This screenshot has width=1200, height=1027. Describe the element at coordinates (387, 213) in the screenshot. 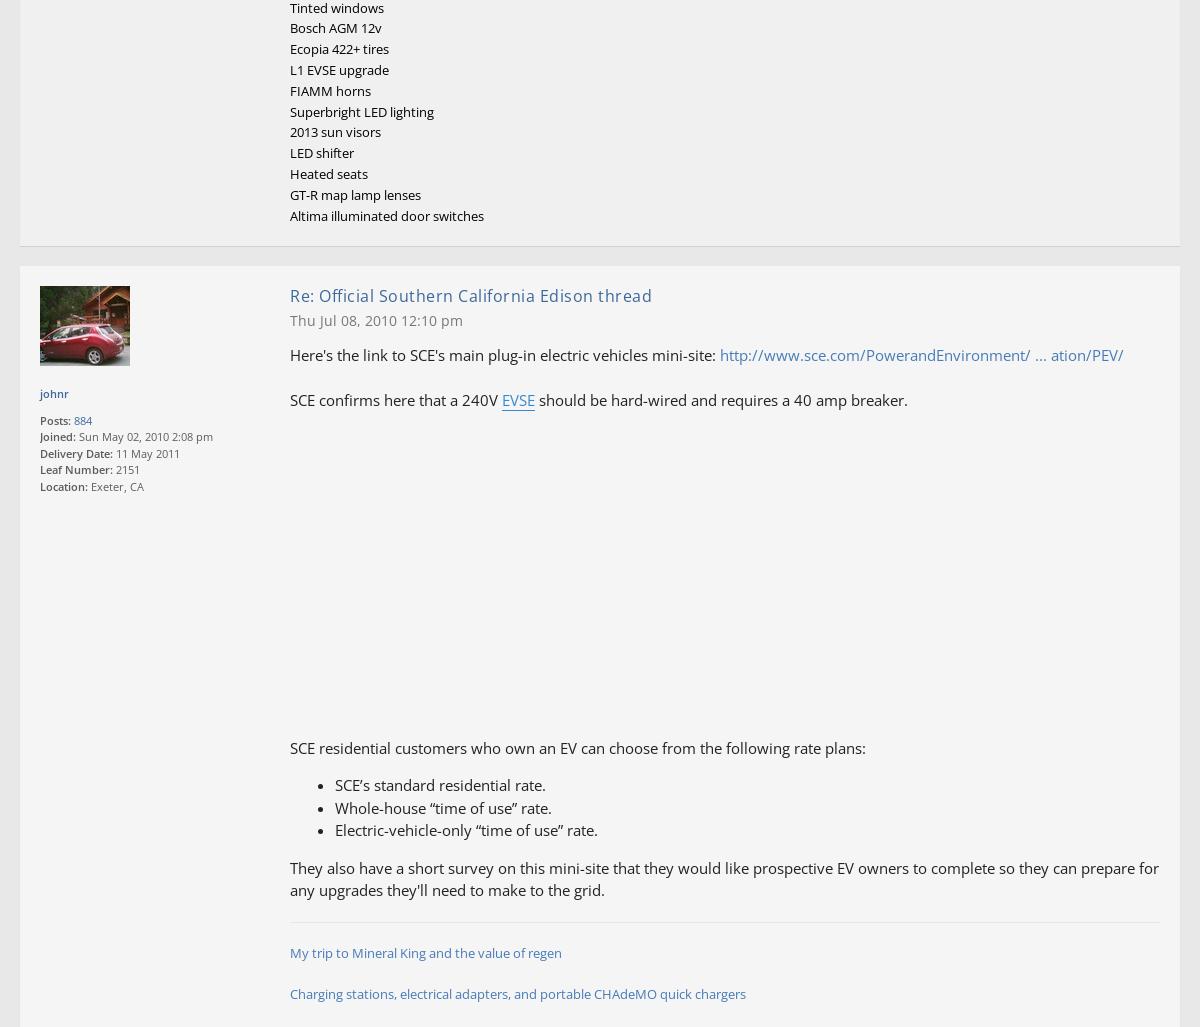

I see `'Altima illuminated door switches'` at that location.